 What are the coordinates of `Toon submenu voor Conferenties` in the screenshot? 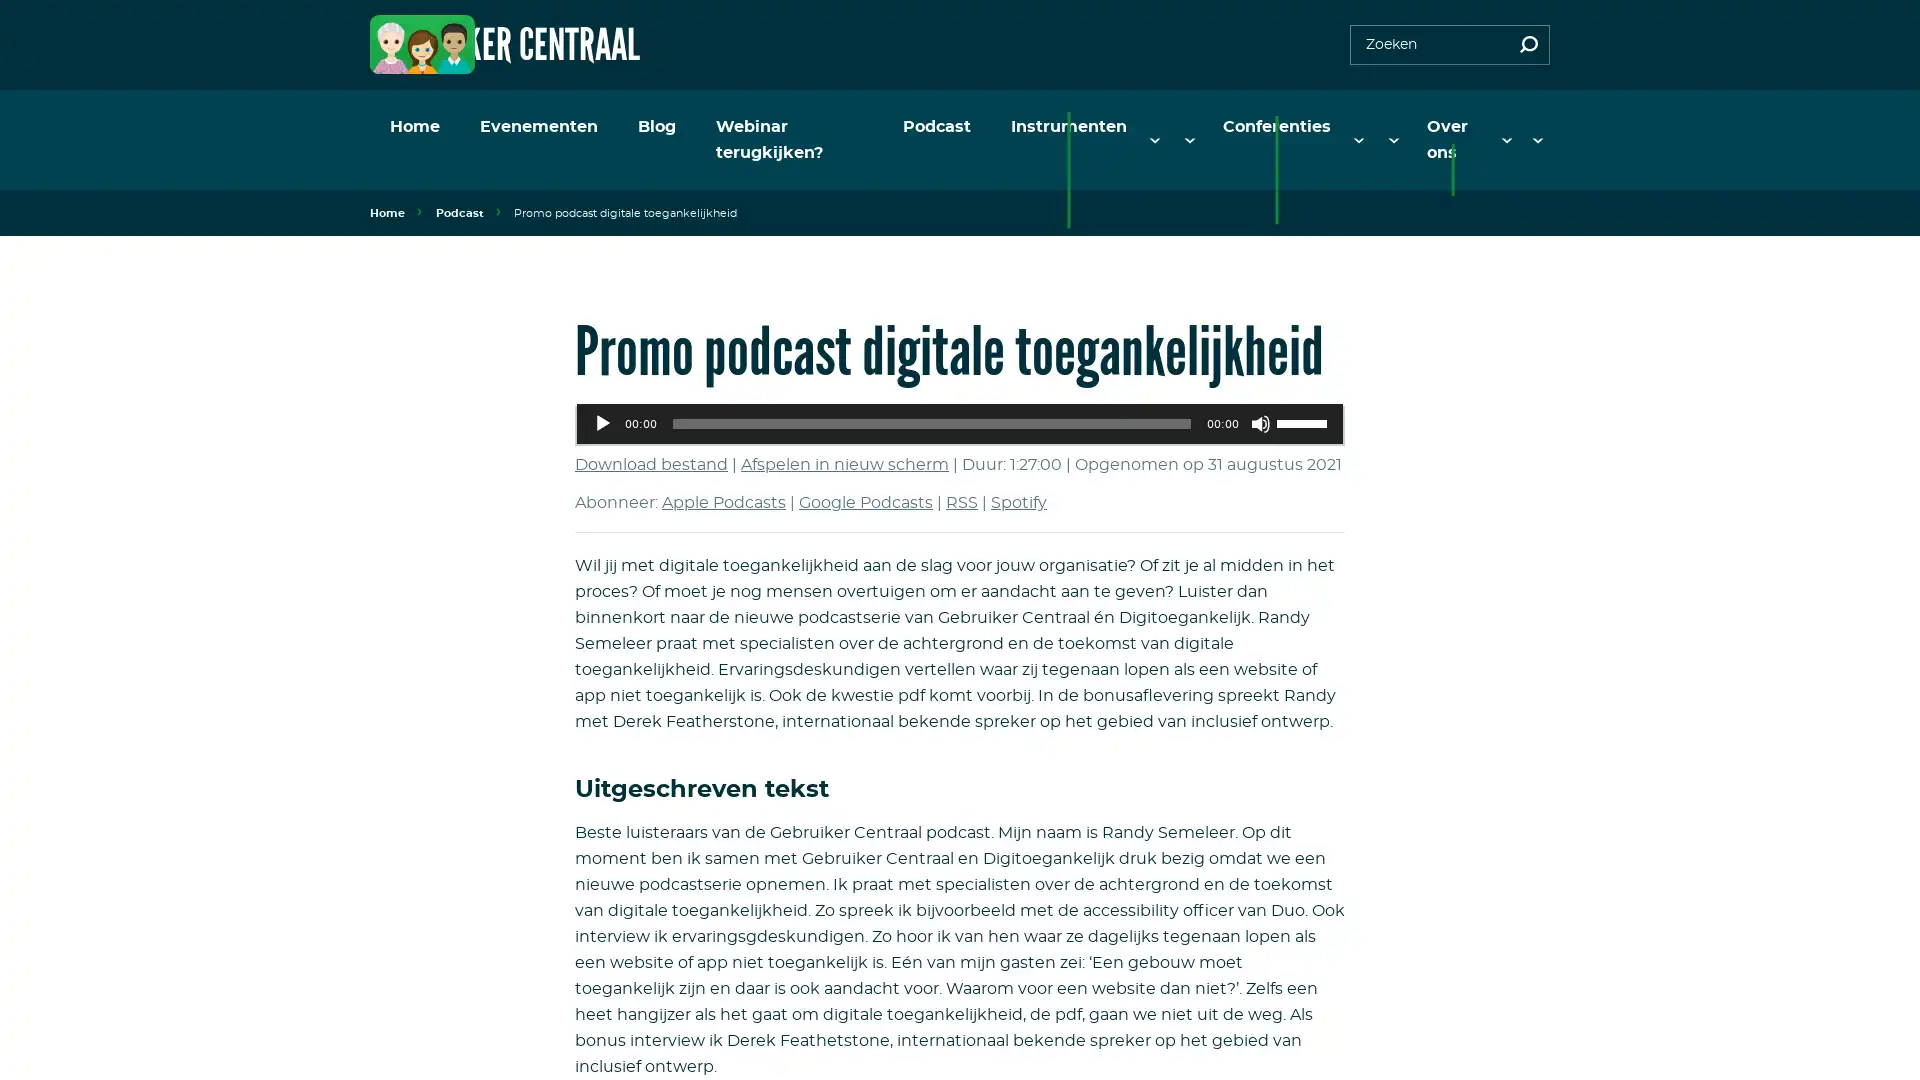 It's located at (1367, 127).